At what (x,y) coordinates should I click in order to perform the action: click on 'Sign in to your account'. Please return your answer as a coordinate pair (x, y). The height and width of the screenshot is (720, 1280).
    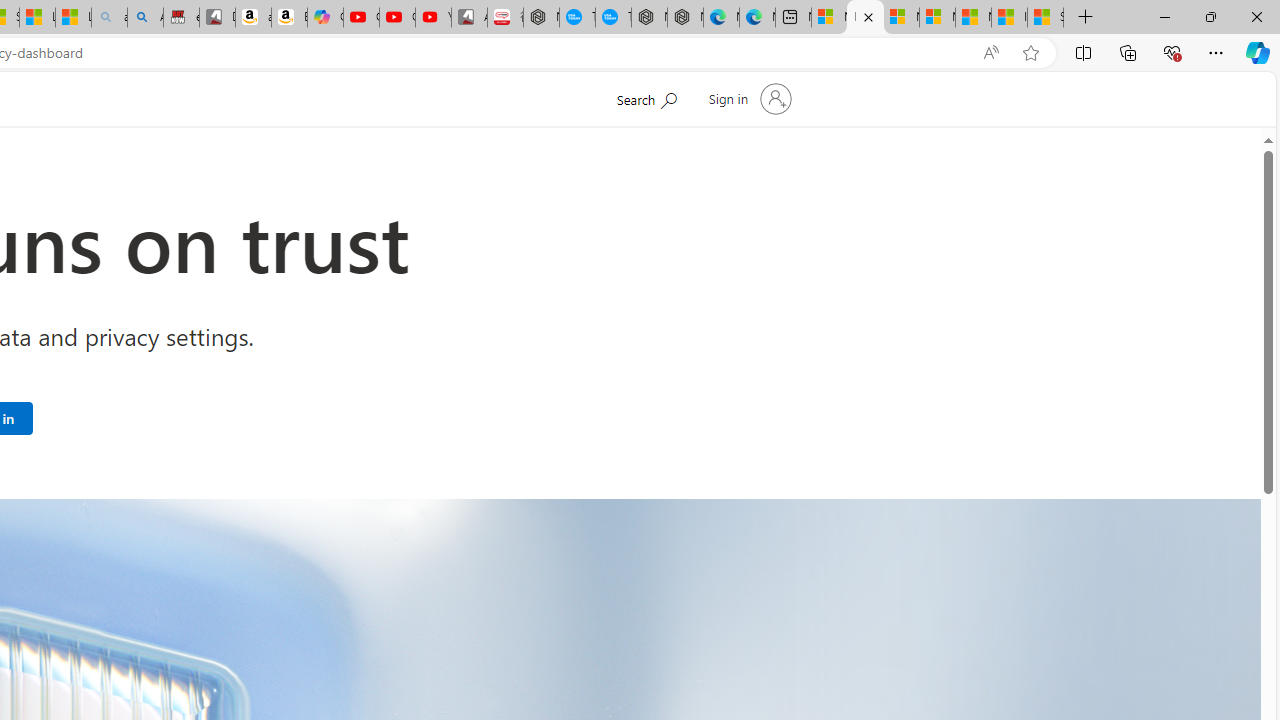
    Looking at the image, I should click on (747, 99).